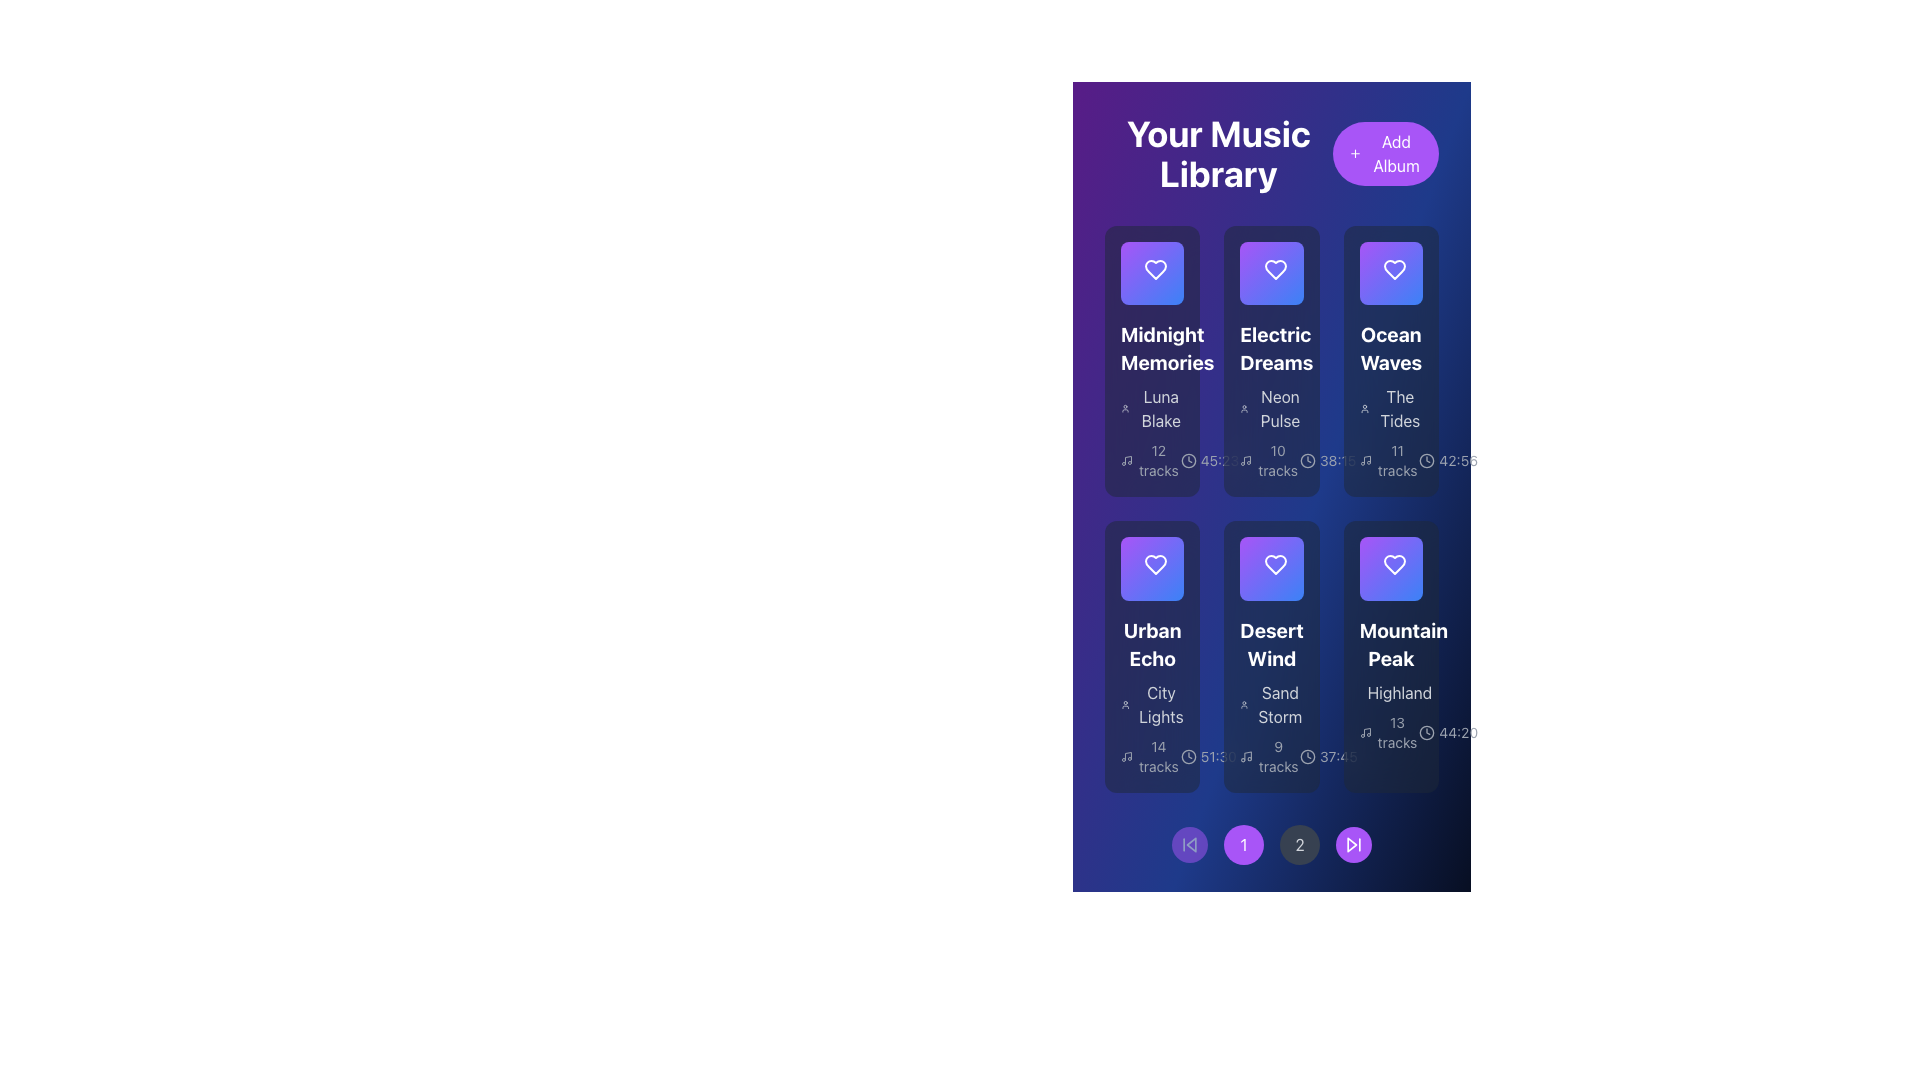 Image resolution: width=1920 pixels, height=1080 pixels. I want to click on the text label 'The Tides' that is part of the 'Ocean Waves' section in the 'Your Music Library' interface, which features a user silhouette icon to its left, so click(1390, 408).